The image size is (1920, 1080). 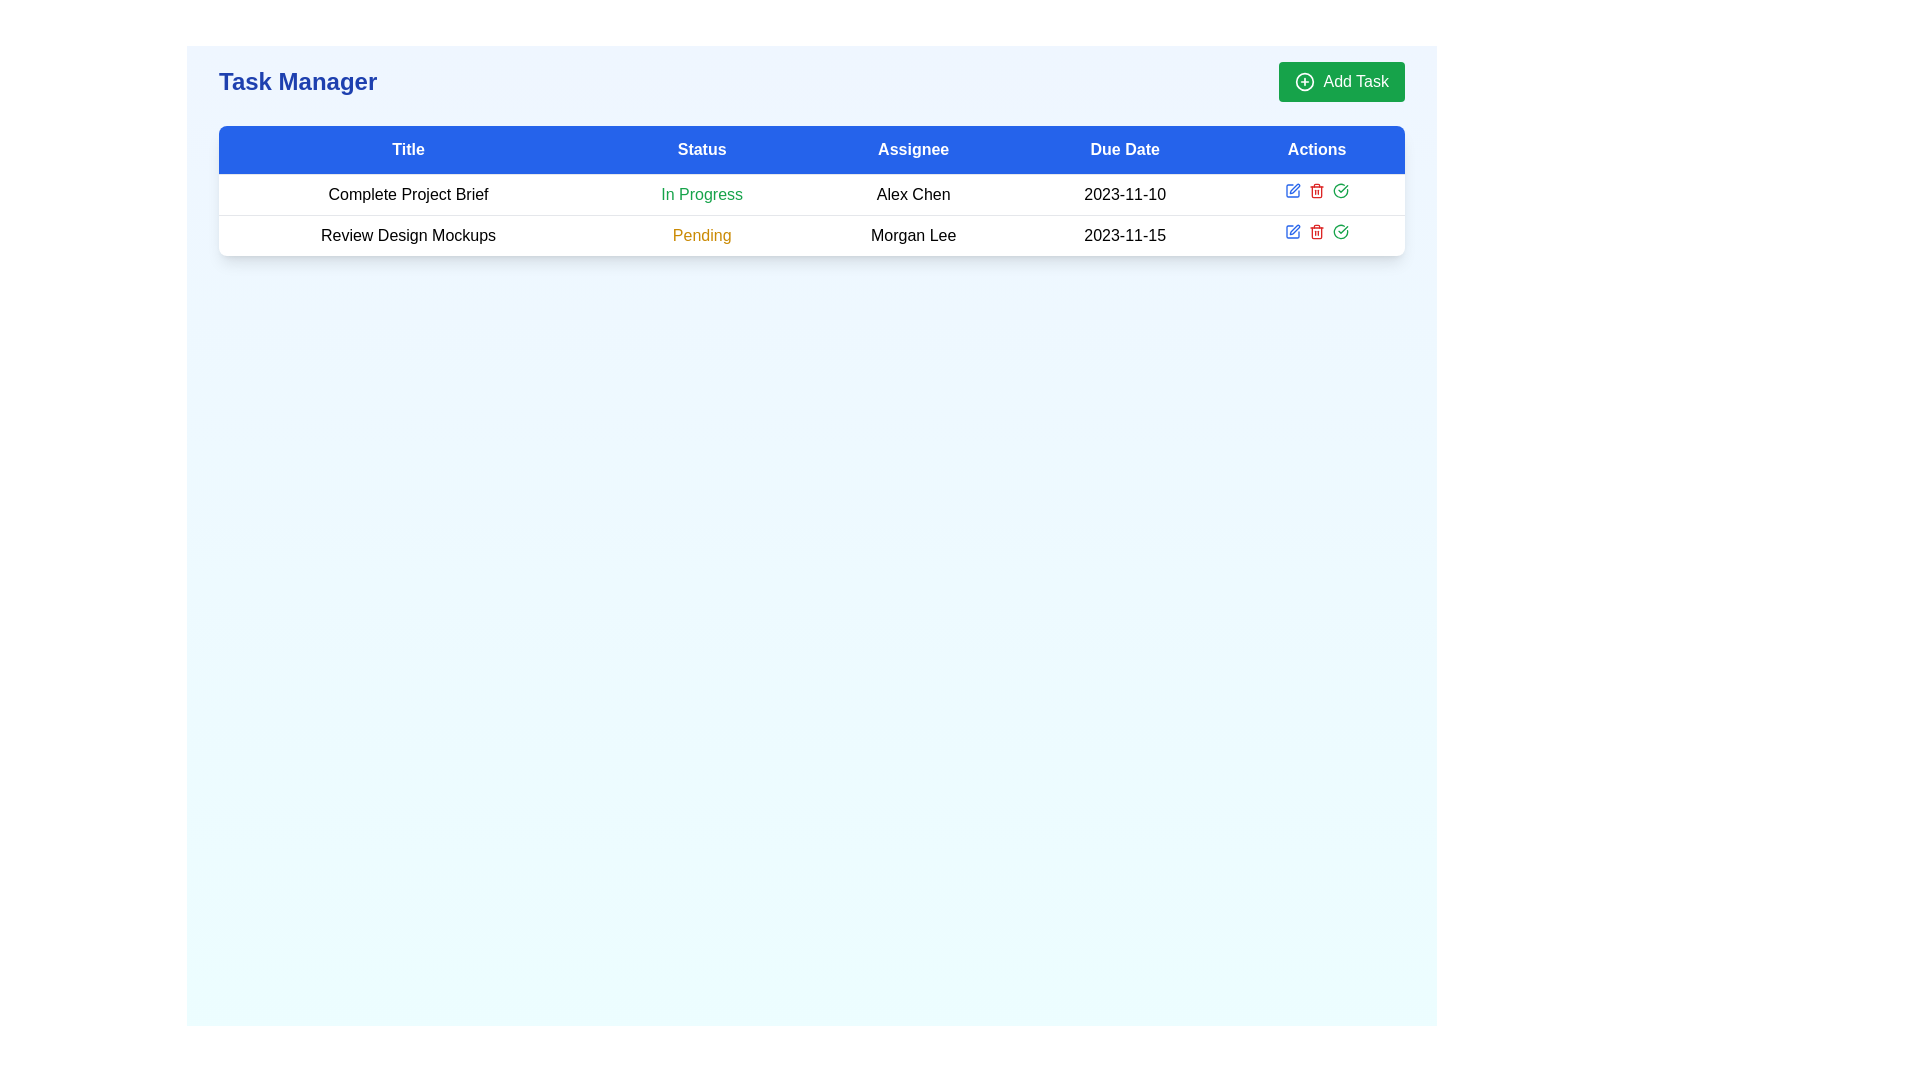 I want to click on the 'Add Task' button, so click(x=1342, y=80).